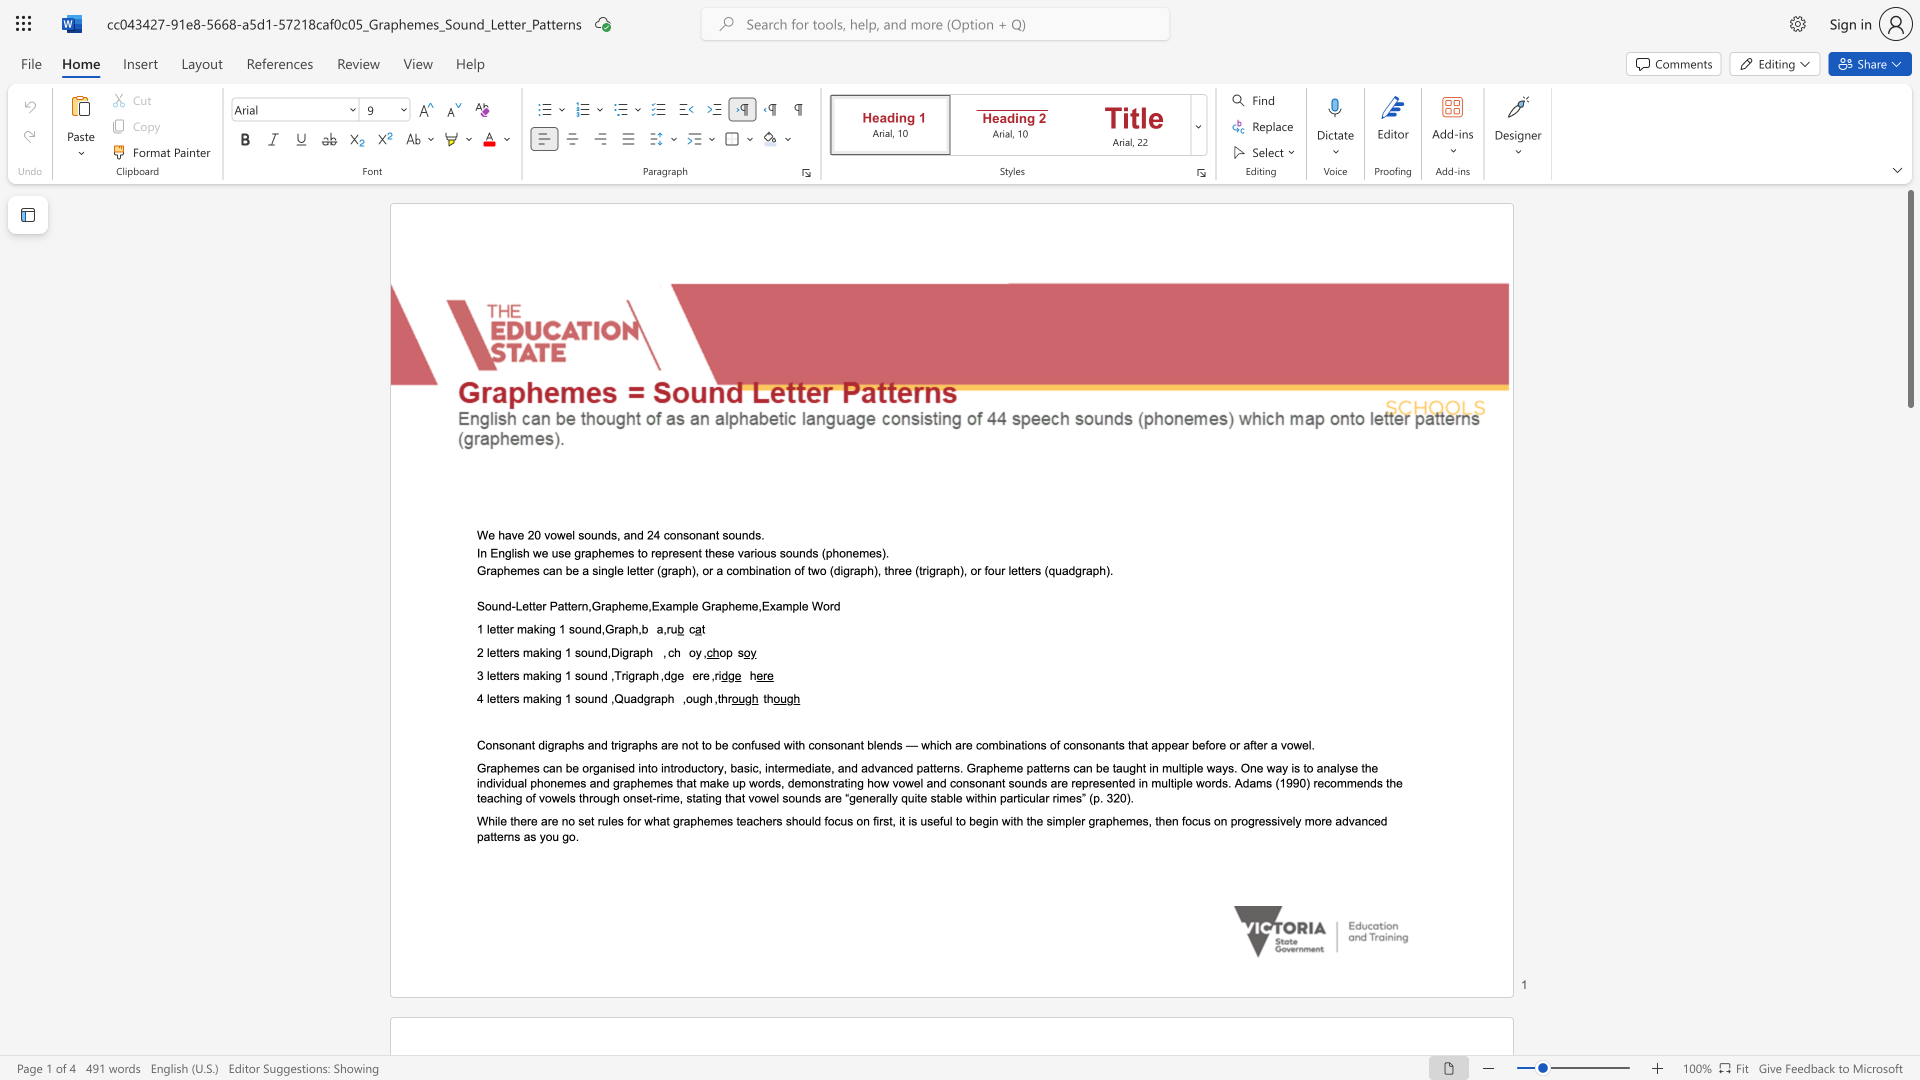 This screenshot has width=1920, height=1080. What do you see at coordinates (1909, 789) in the screenshot?
I see `the scrollbar to scroll the page down` at bounding box center [1909, 789].